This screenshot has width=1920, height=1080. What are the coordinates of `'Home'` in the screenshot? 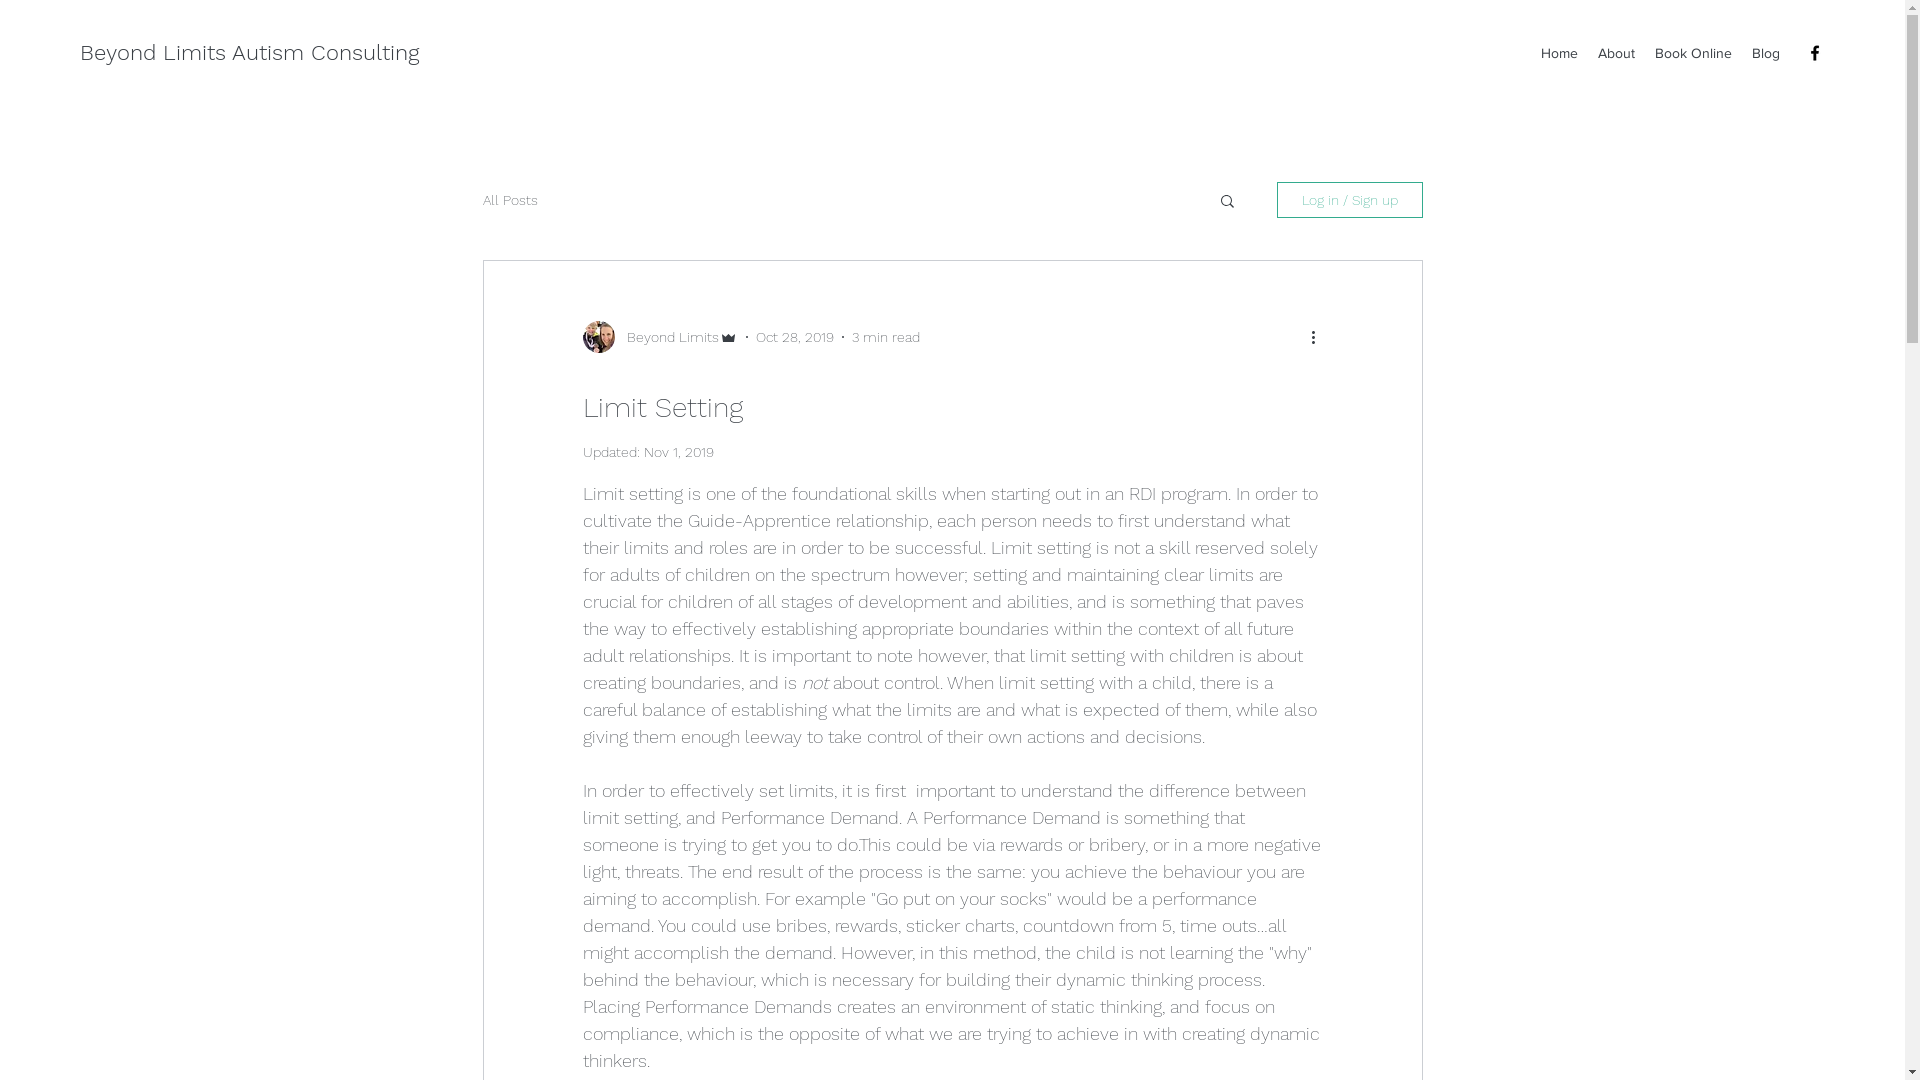 It's located at (1558, 52).